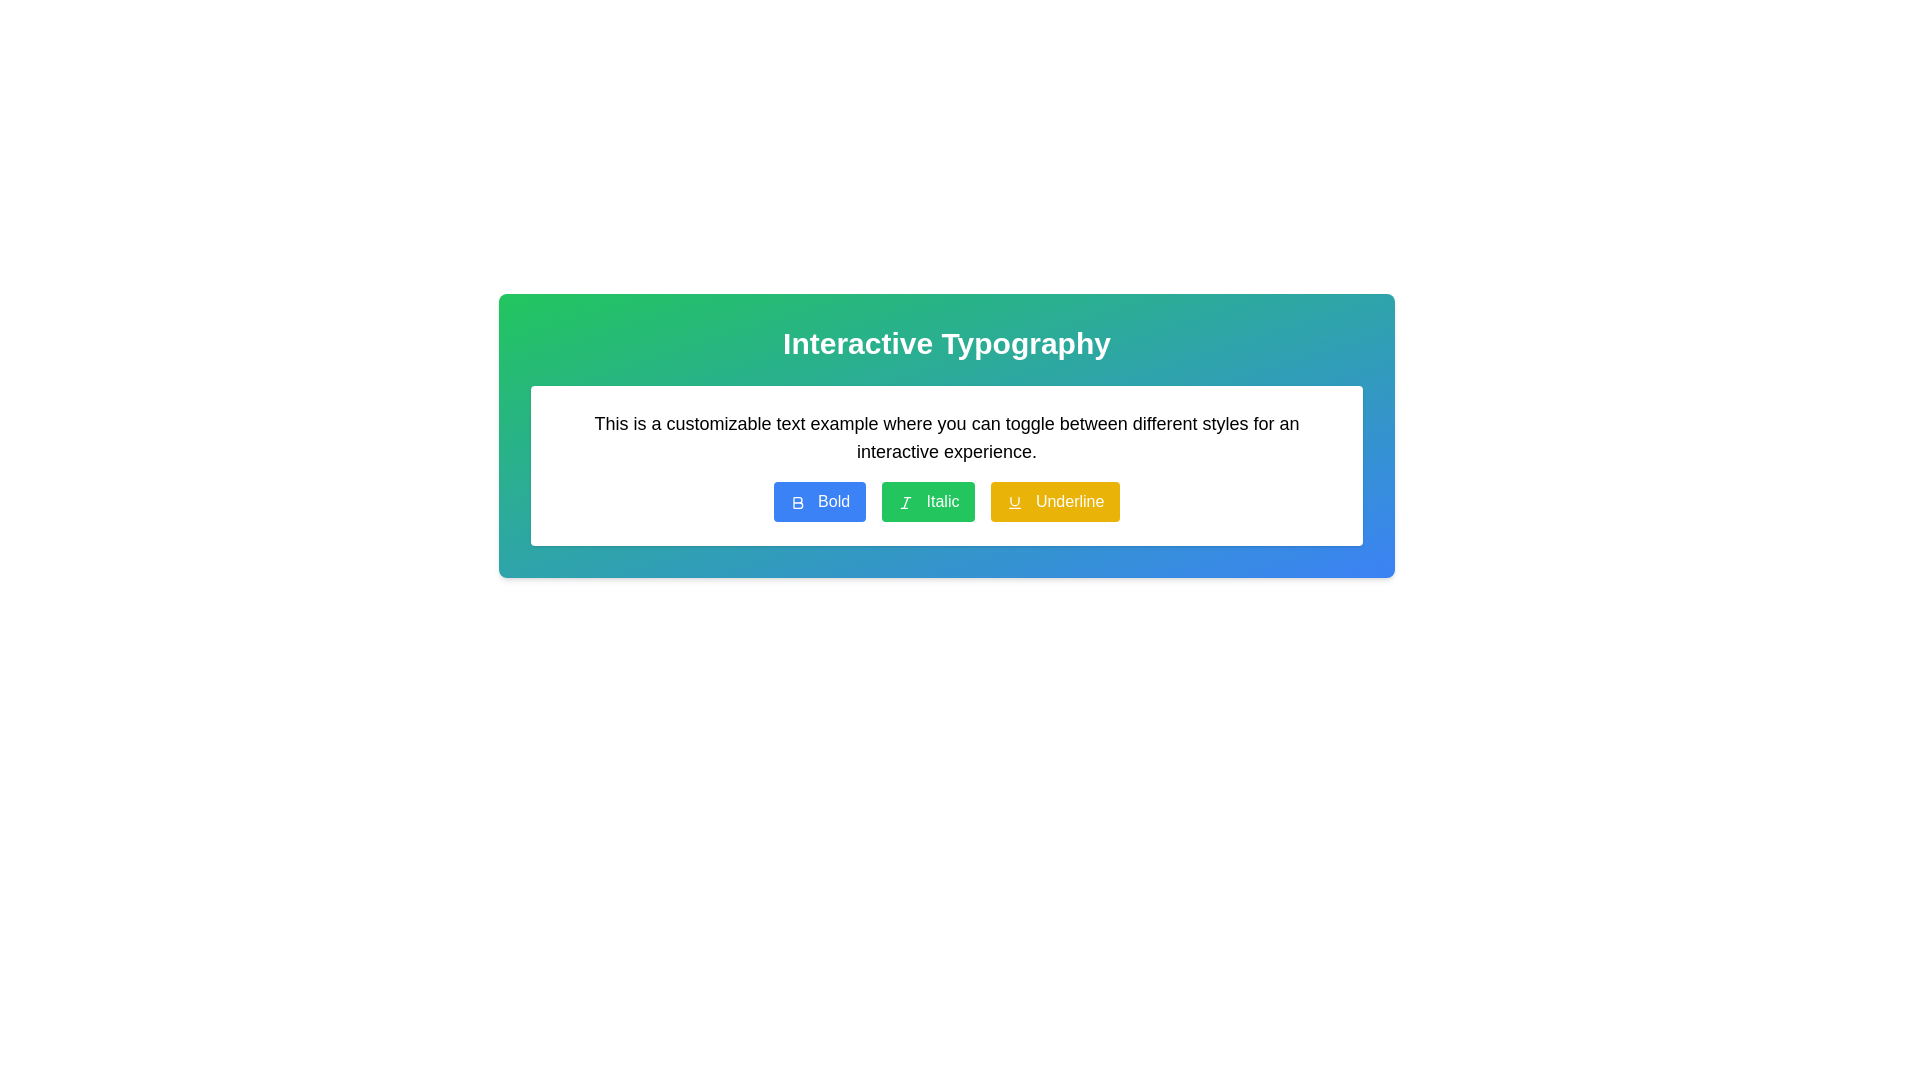 The width and height of the screenshot is (1920, 1080). What do you see at coordinates (927, 500) in the screenshot?
I see `the second button in a horizontal row` at bounding box center [927, 500].